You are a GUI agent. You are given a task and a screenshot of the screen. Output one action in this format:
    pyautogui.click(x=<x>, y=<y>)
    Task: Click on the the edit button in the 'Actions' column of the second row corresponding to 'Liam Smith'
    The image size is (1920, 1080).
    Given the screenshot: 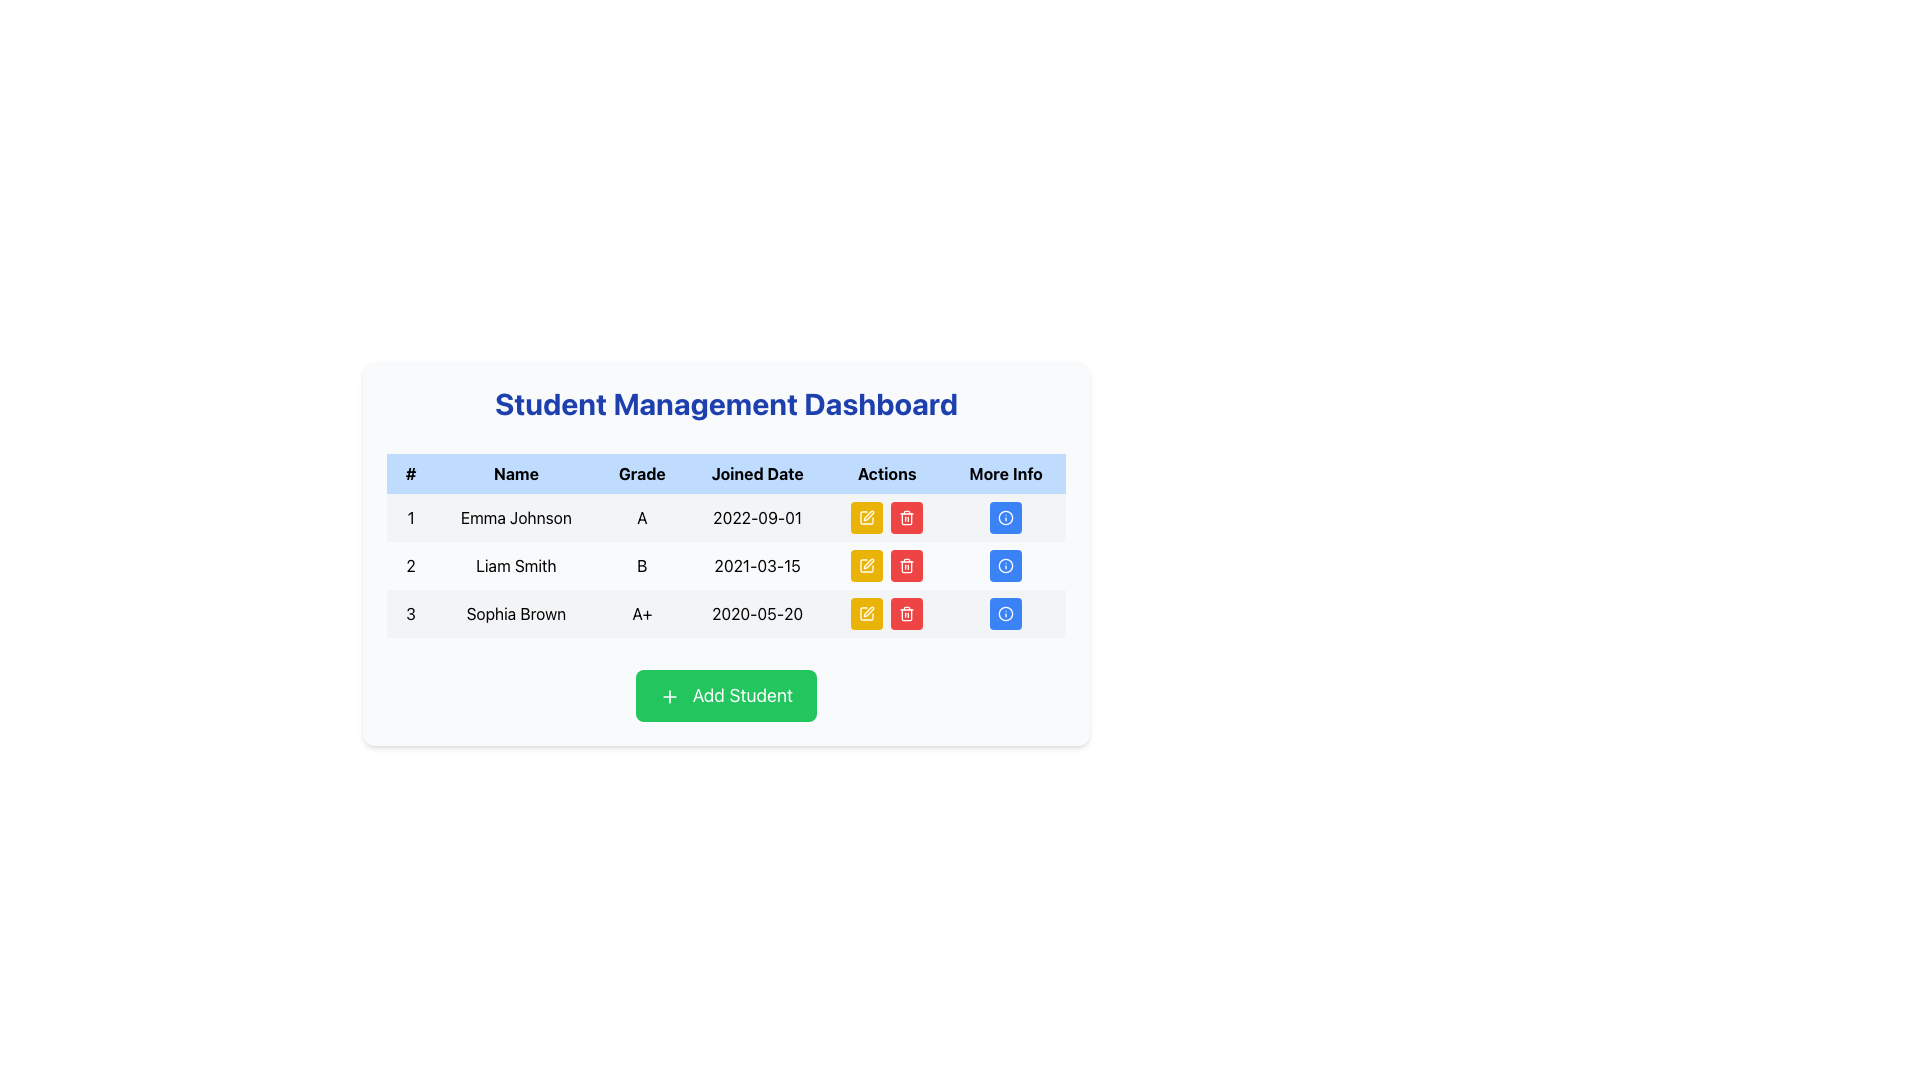 What is the action you would take?
    pyautogui.click(x=868, y=515)
    